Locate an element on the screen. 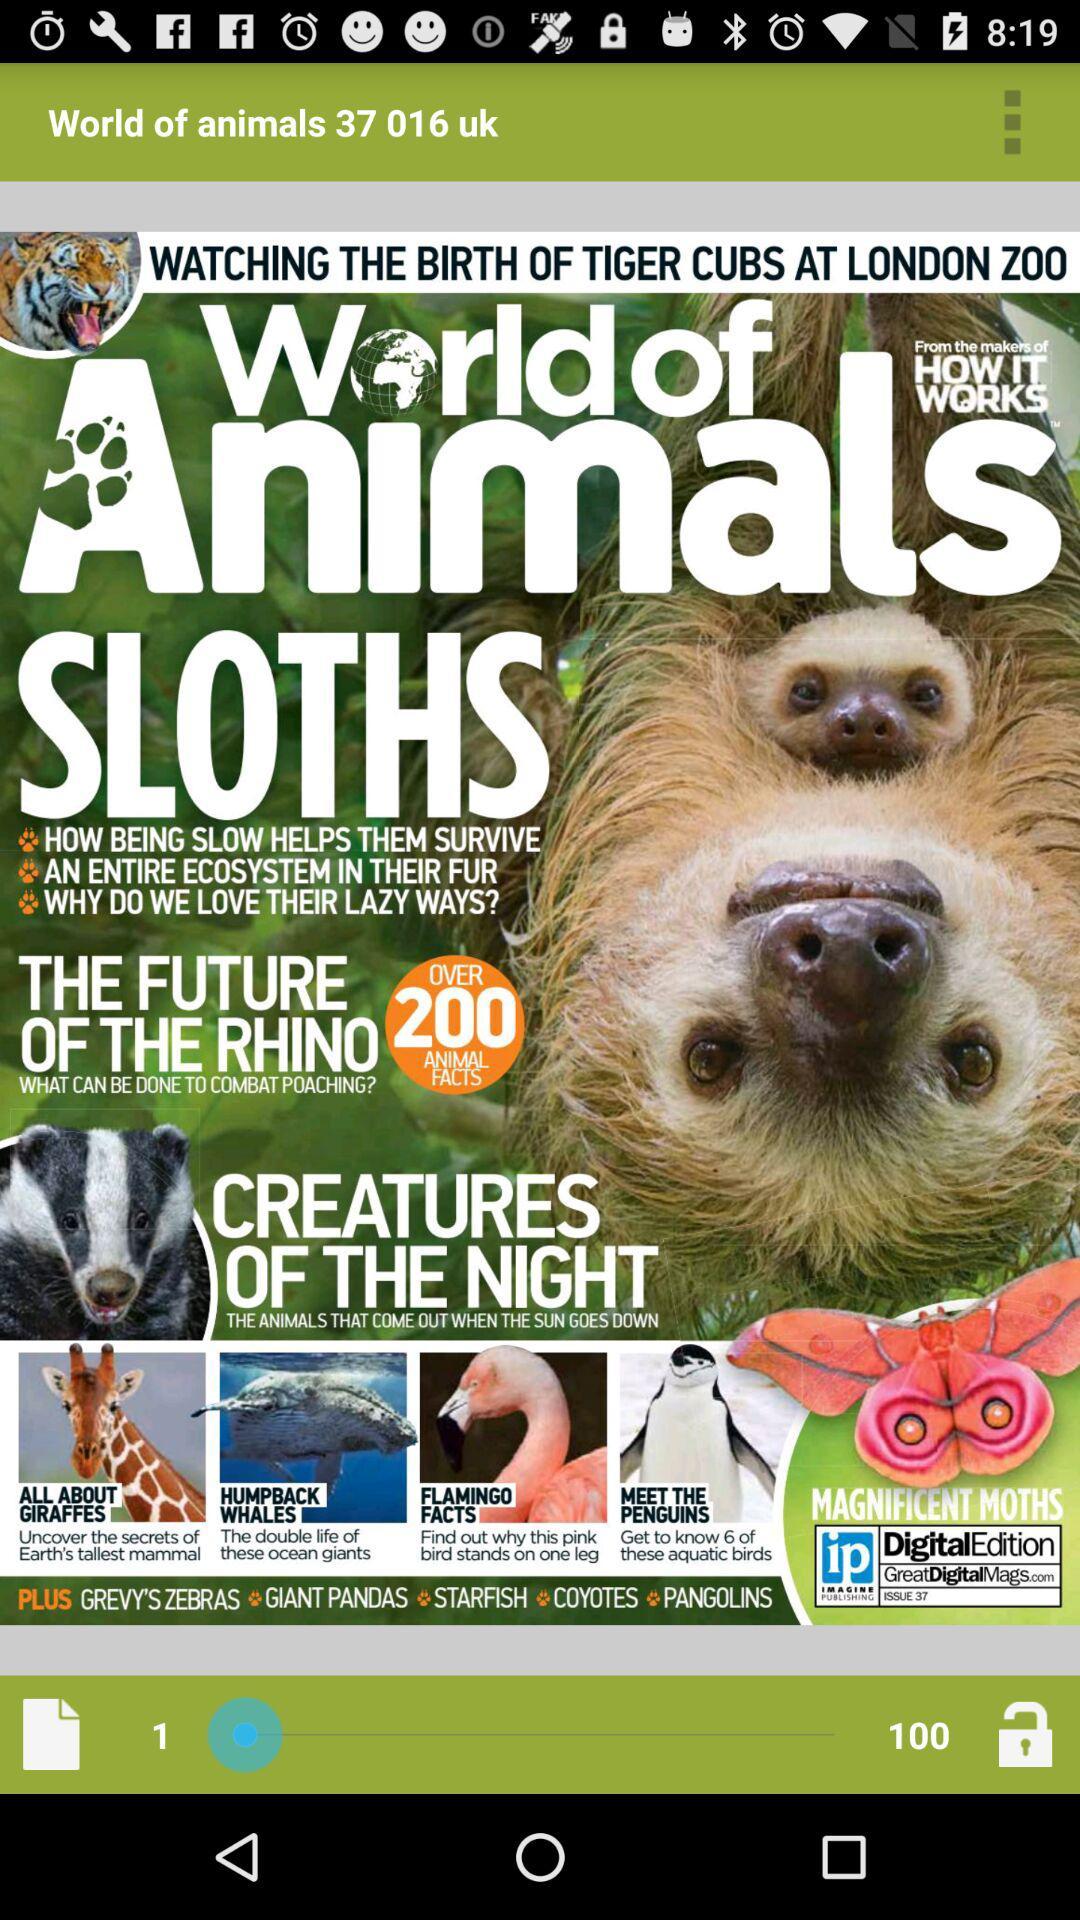 The width and height of the screenshot is (1080, 1920). the app next to 100 app is located at coordinates (1025, 1733).